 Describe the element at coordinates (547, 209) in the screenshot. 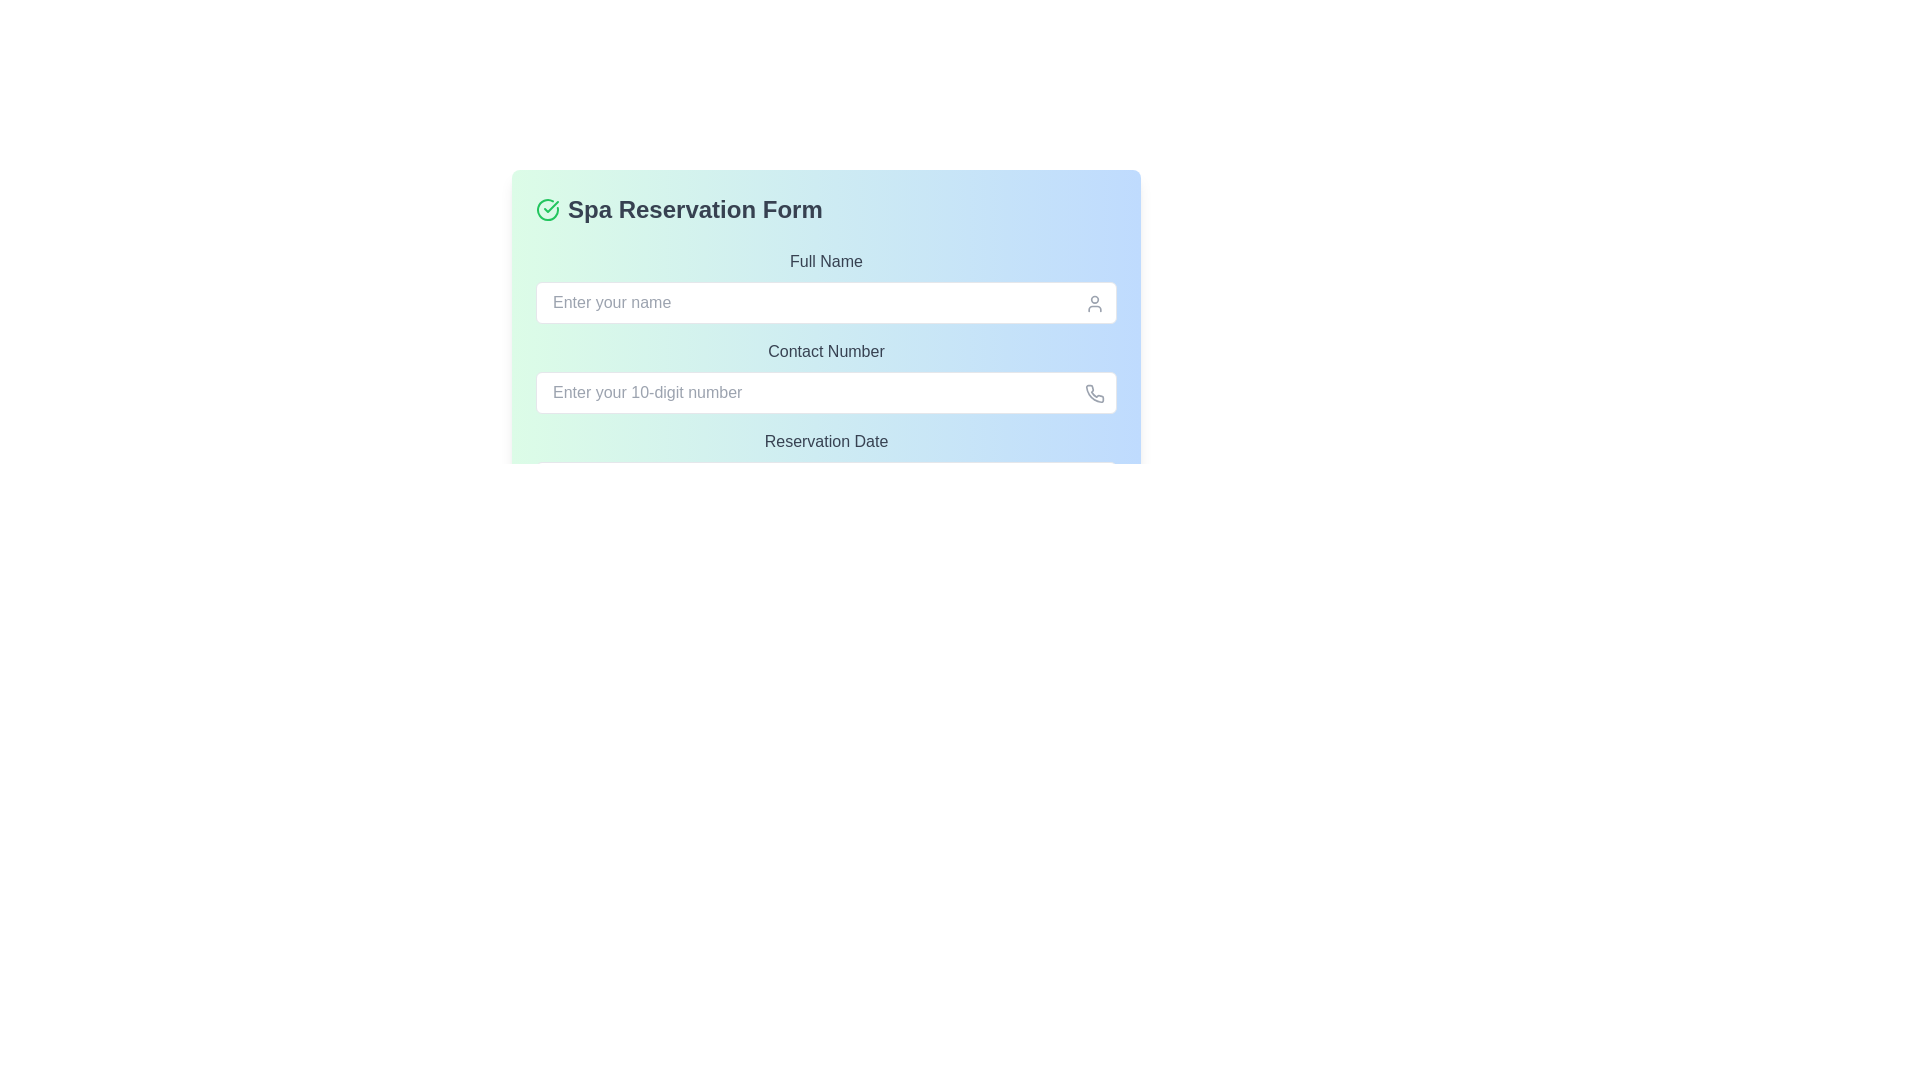

I see `the success status icon located to the immediate left of the 'Spa Reservation Form' text in the header of the form` at that location.